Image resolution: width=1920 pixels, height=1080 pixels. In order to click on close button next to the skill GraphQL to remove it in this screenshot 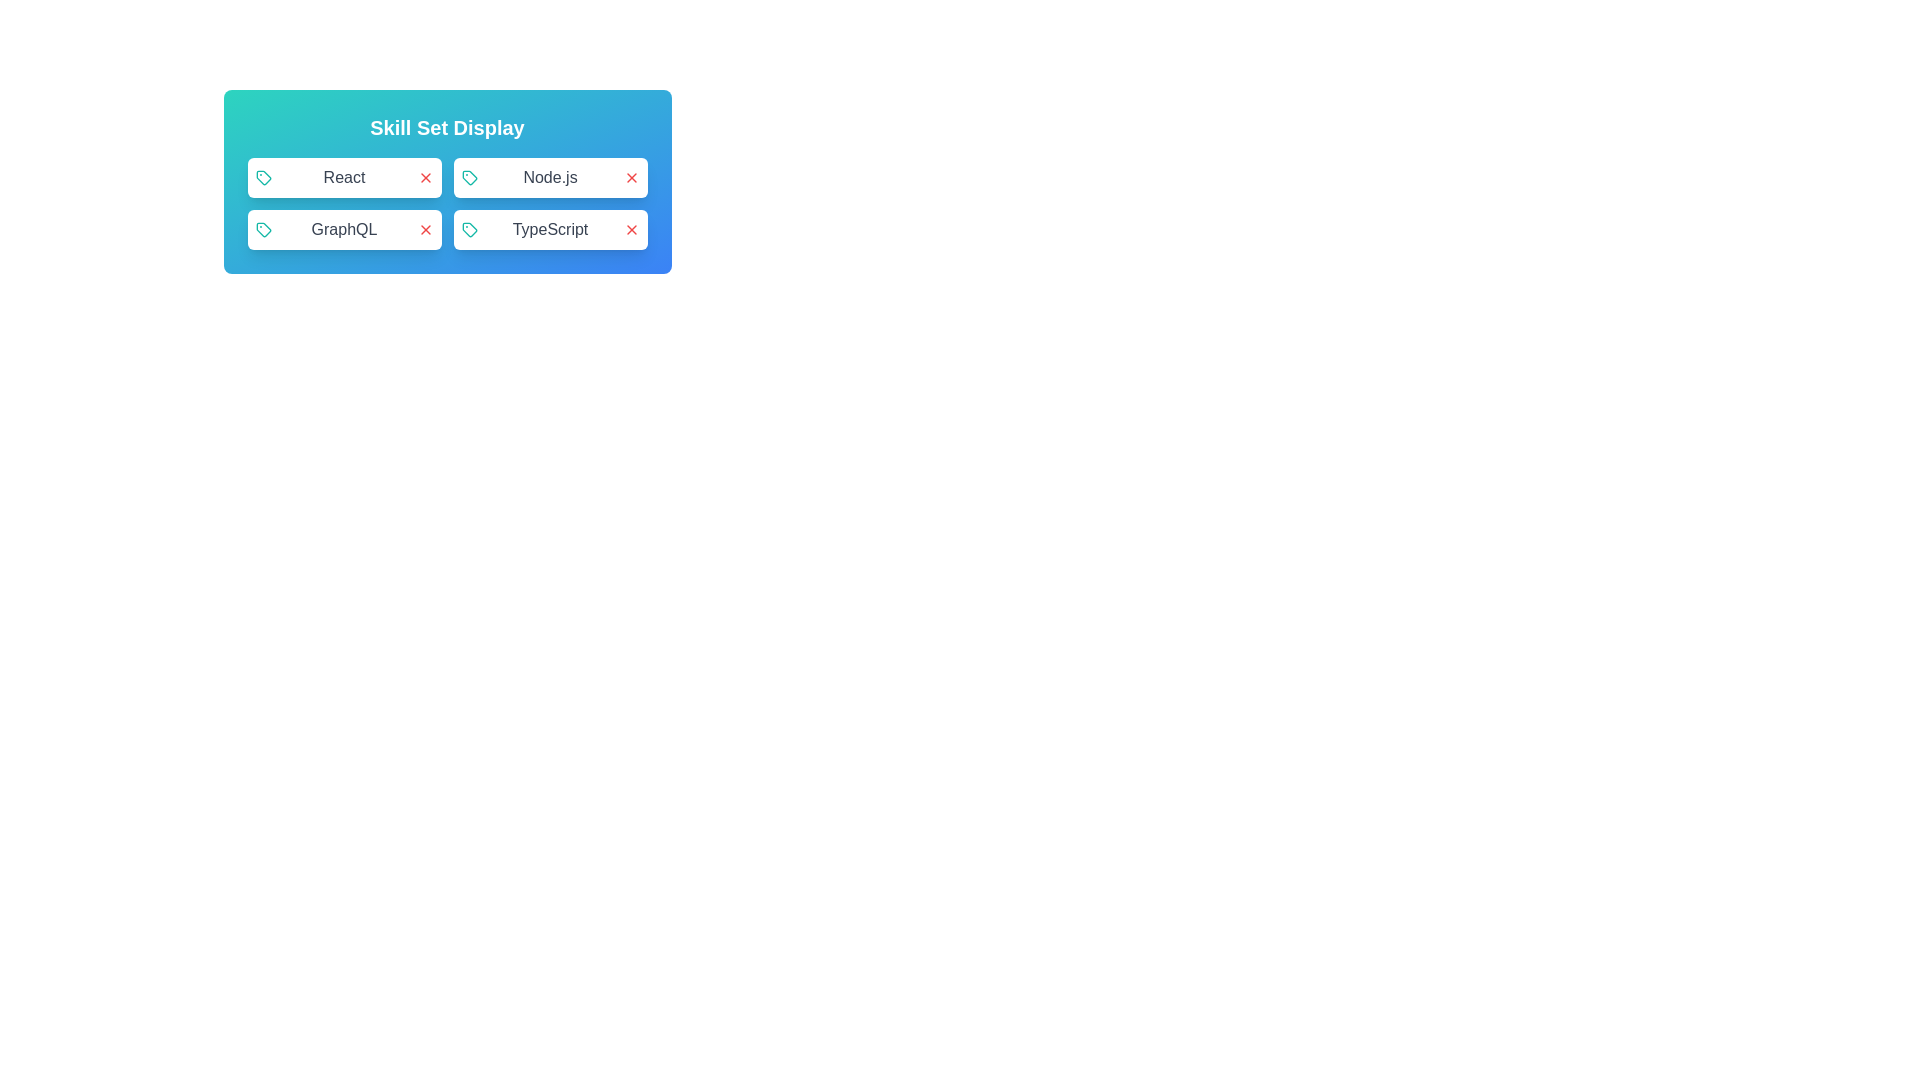, I will do `click(424, 229)`.